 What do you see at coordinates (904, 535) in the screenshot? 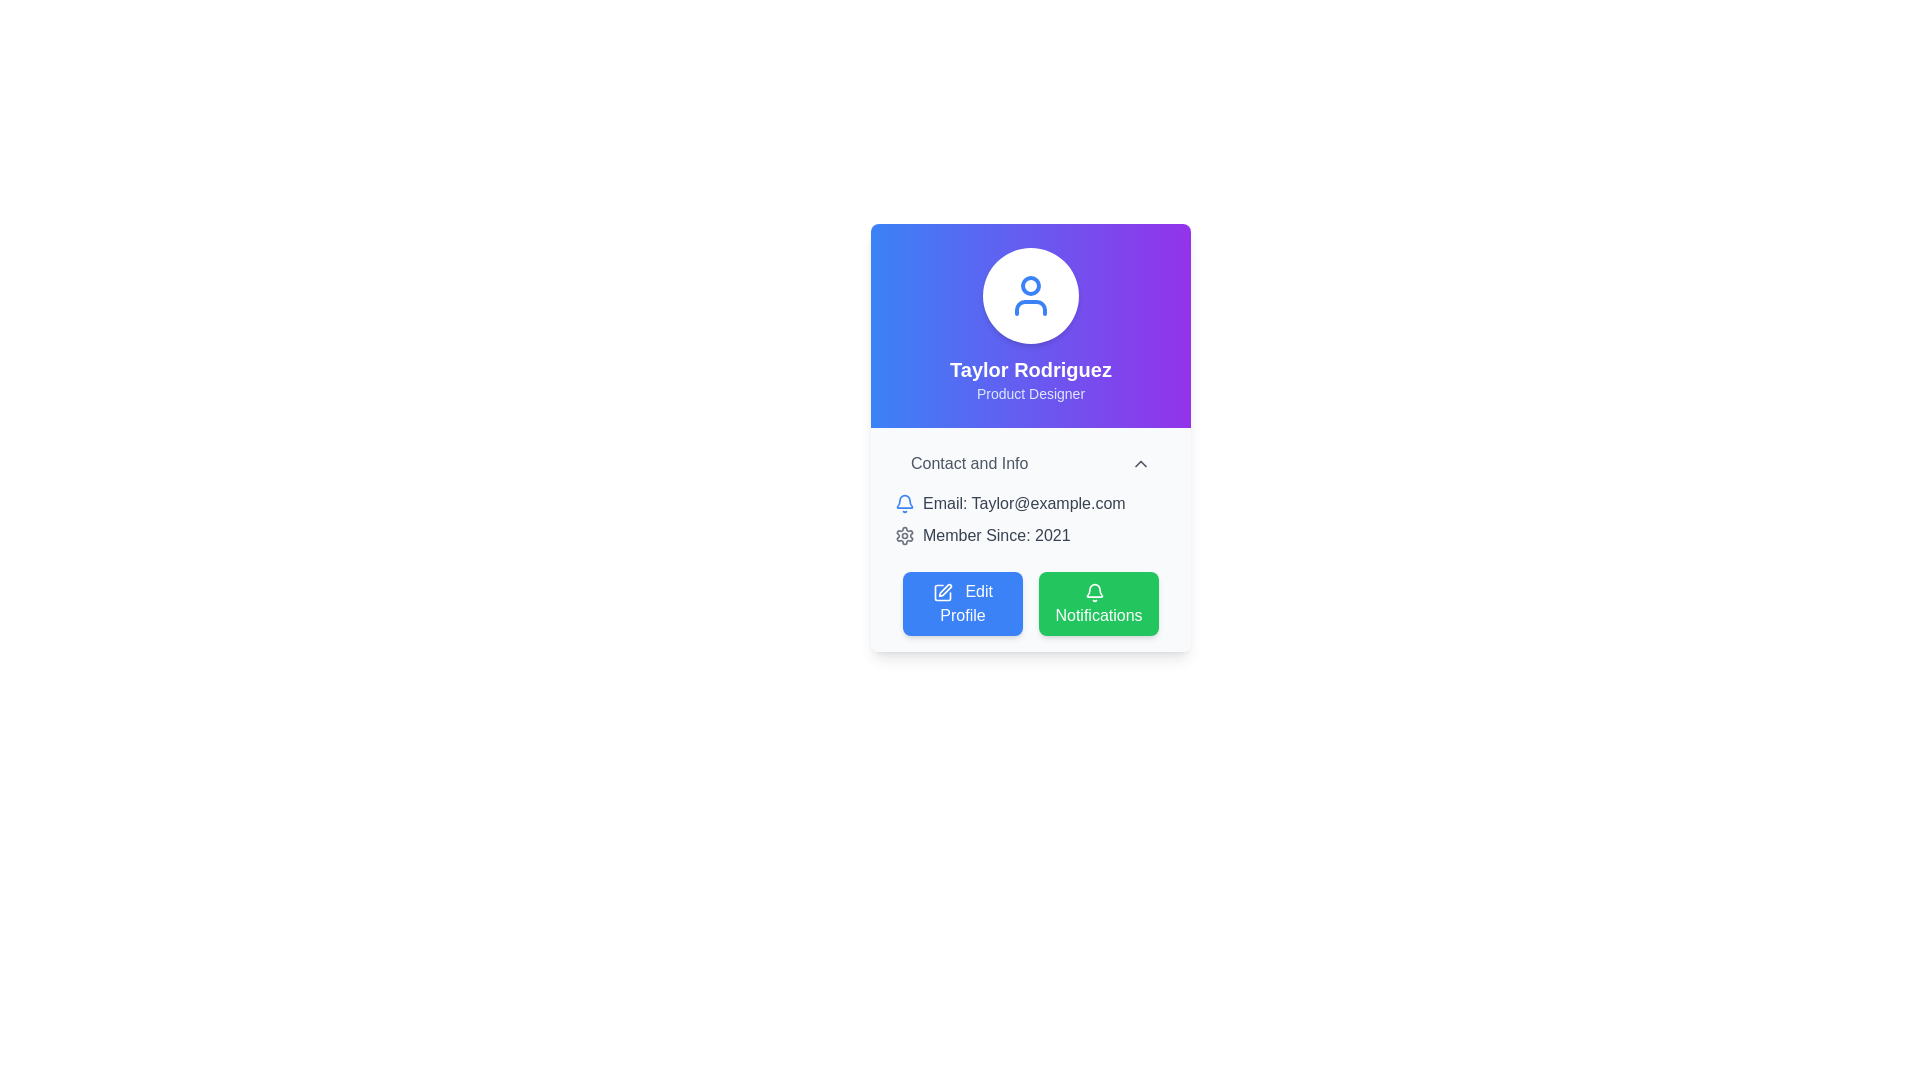
I see `the settings icon located in the bottom-right section of the interface` at bounding box center [904, 535].